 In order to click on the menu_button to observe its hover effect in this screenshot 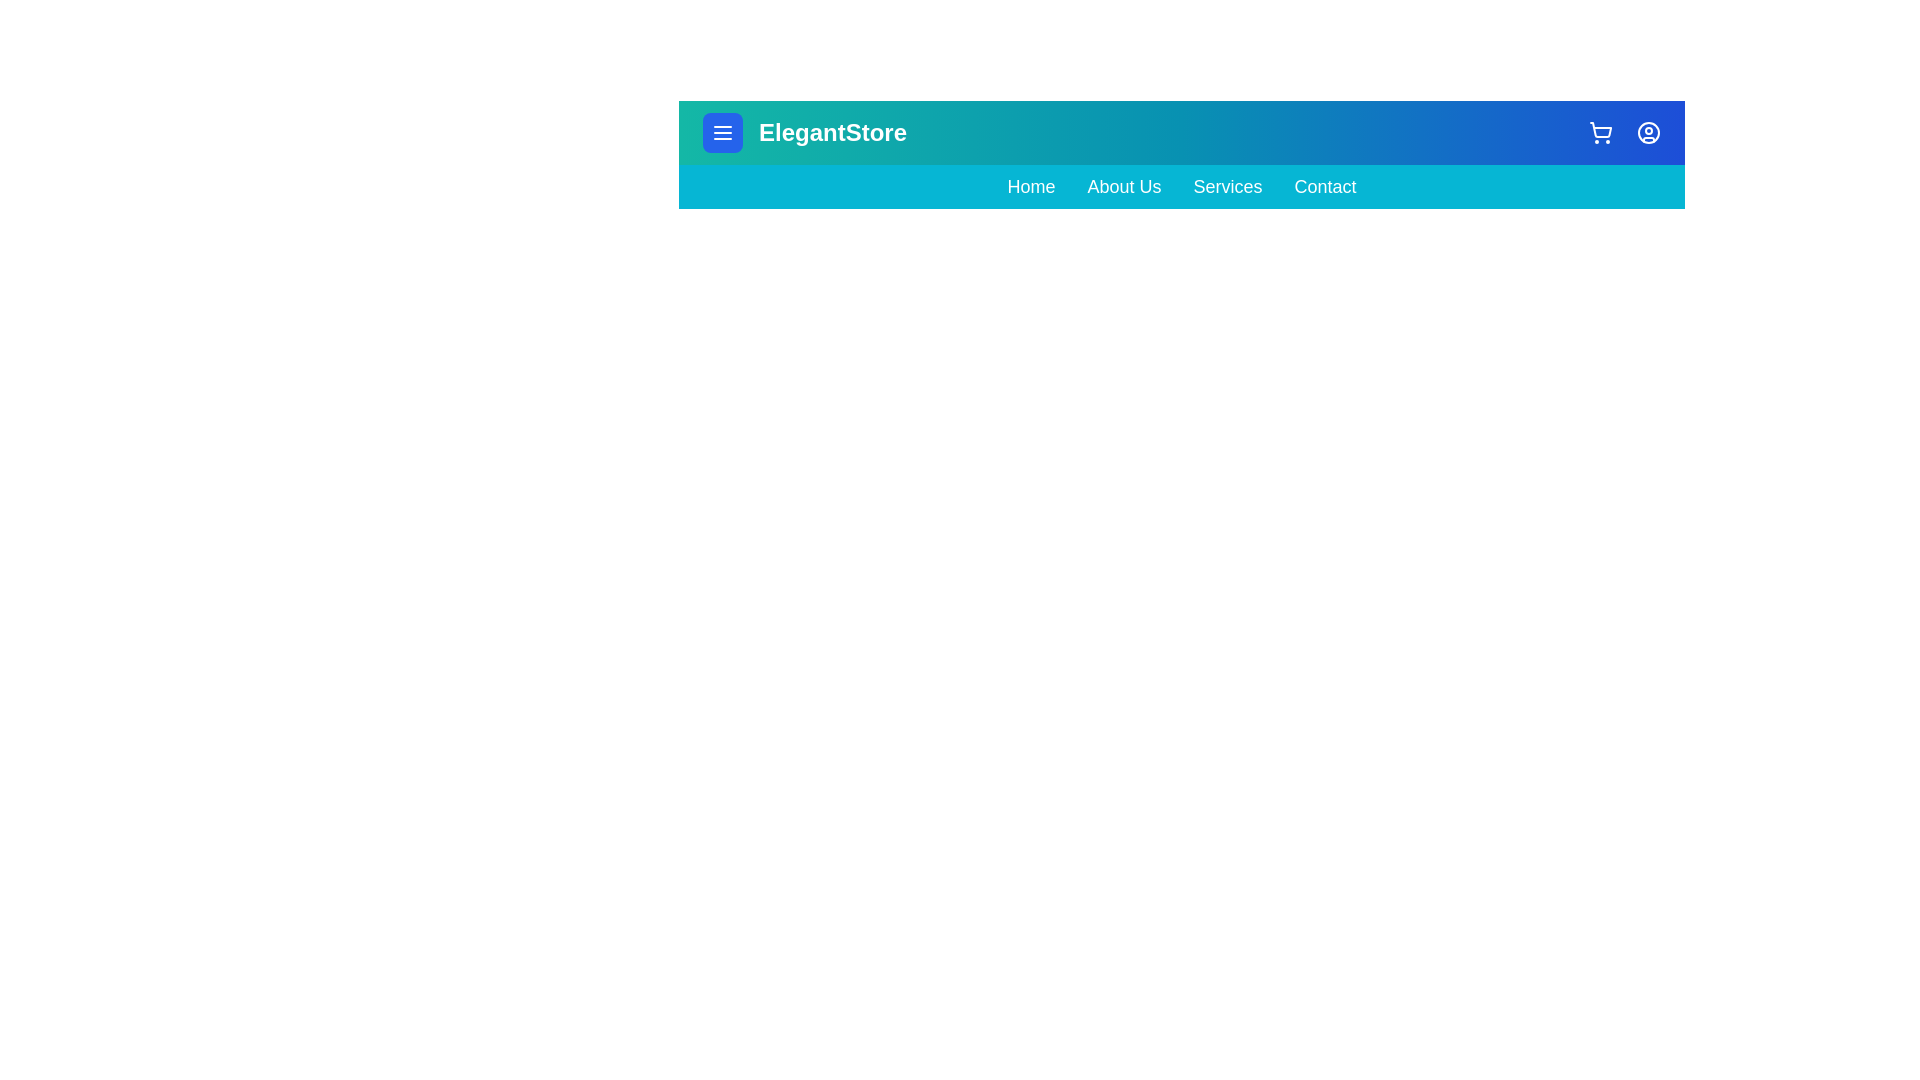, I will do `click(722, 132)`.